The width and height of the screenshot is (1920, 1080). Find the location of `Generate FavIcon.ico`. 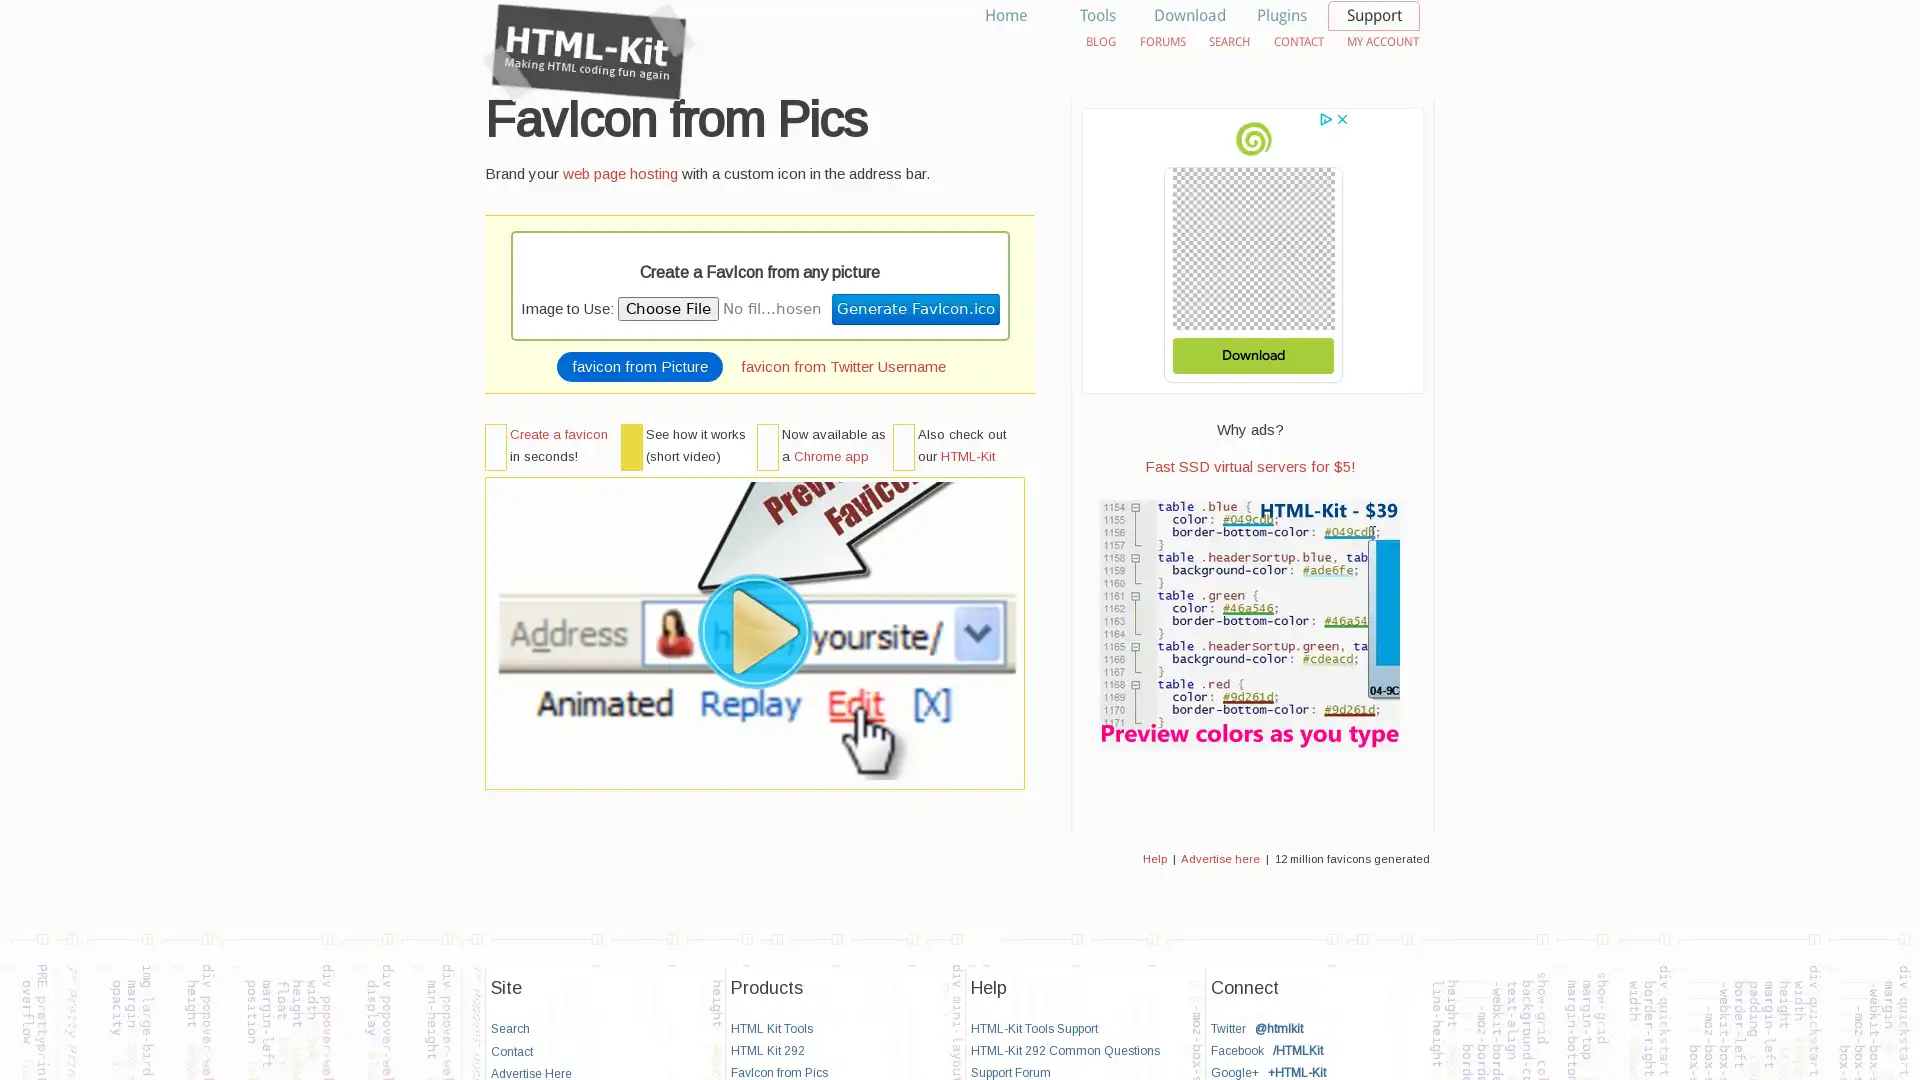

Generate FavIcon.ico is located at coordinates (914, 308).